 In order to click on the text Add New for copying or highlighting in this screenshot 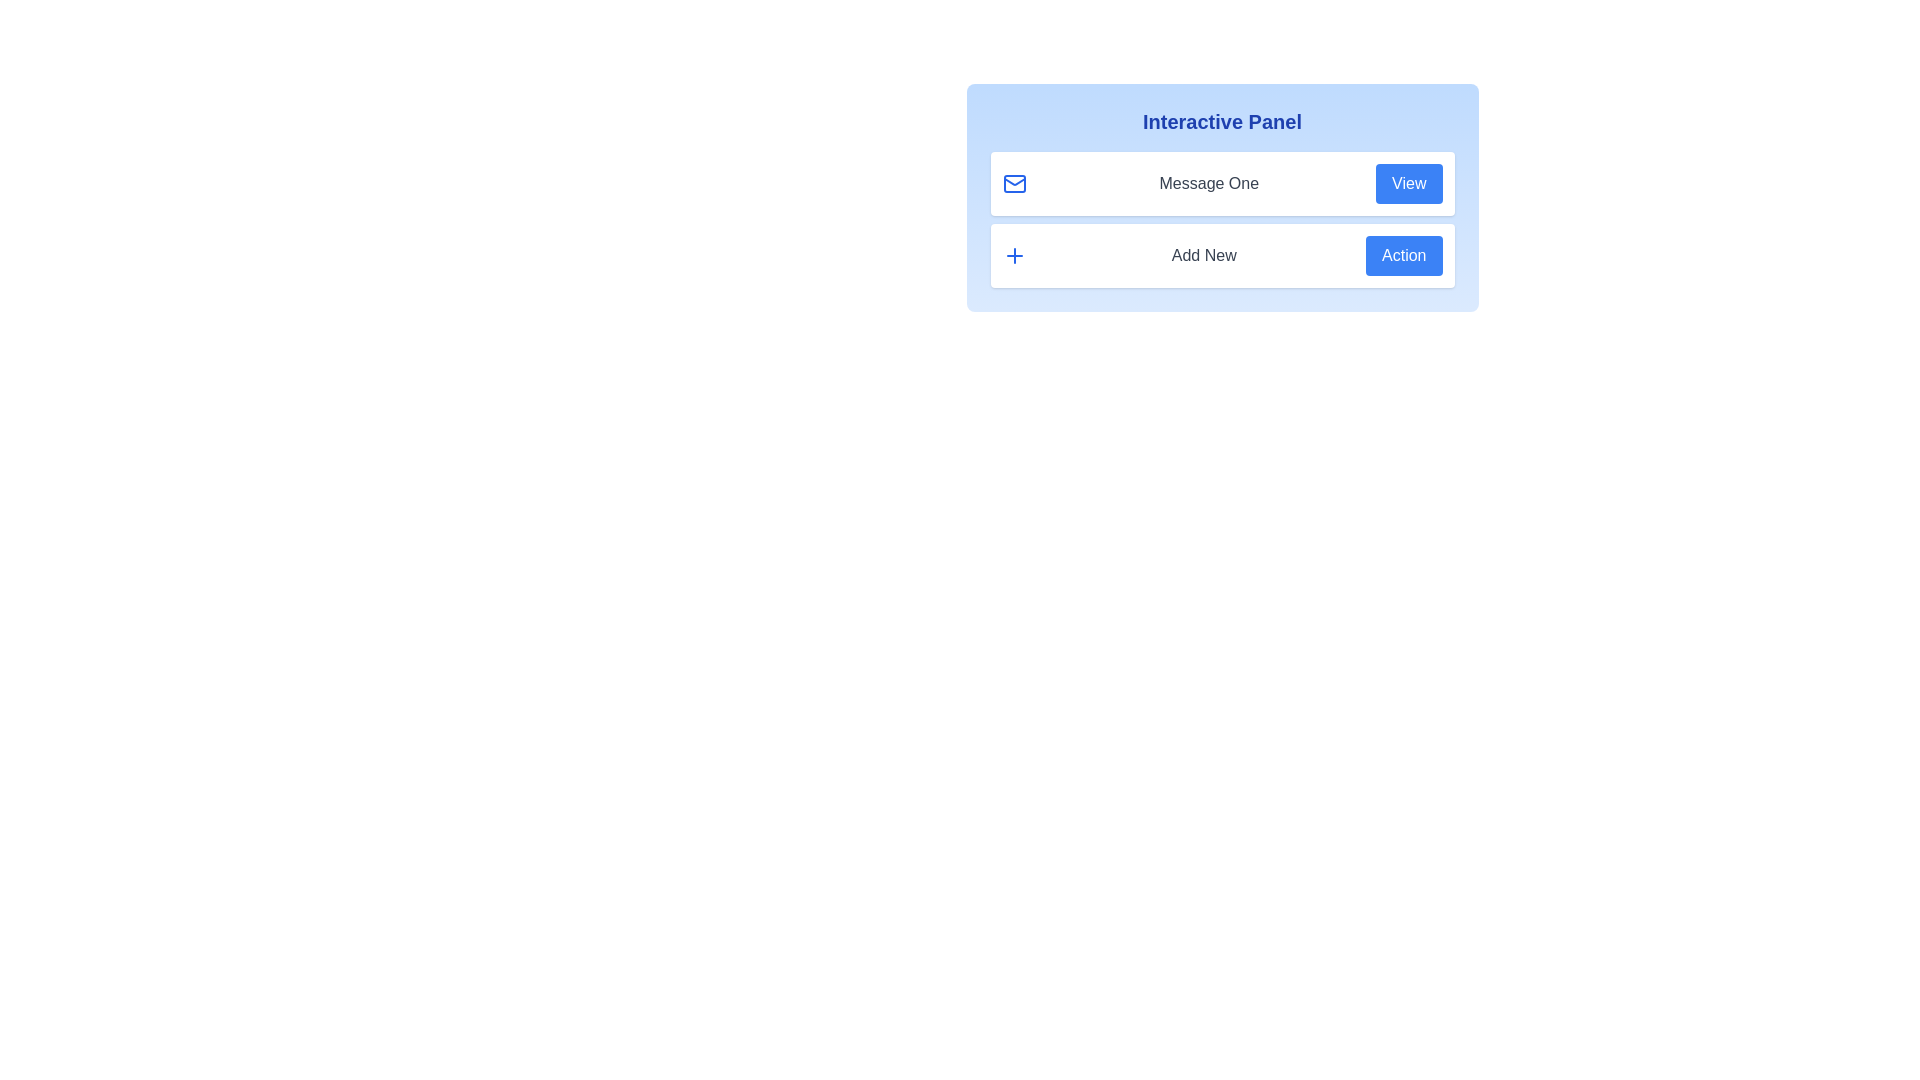, I will do `click(1203, 254)`.